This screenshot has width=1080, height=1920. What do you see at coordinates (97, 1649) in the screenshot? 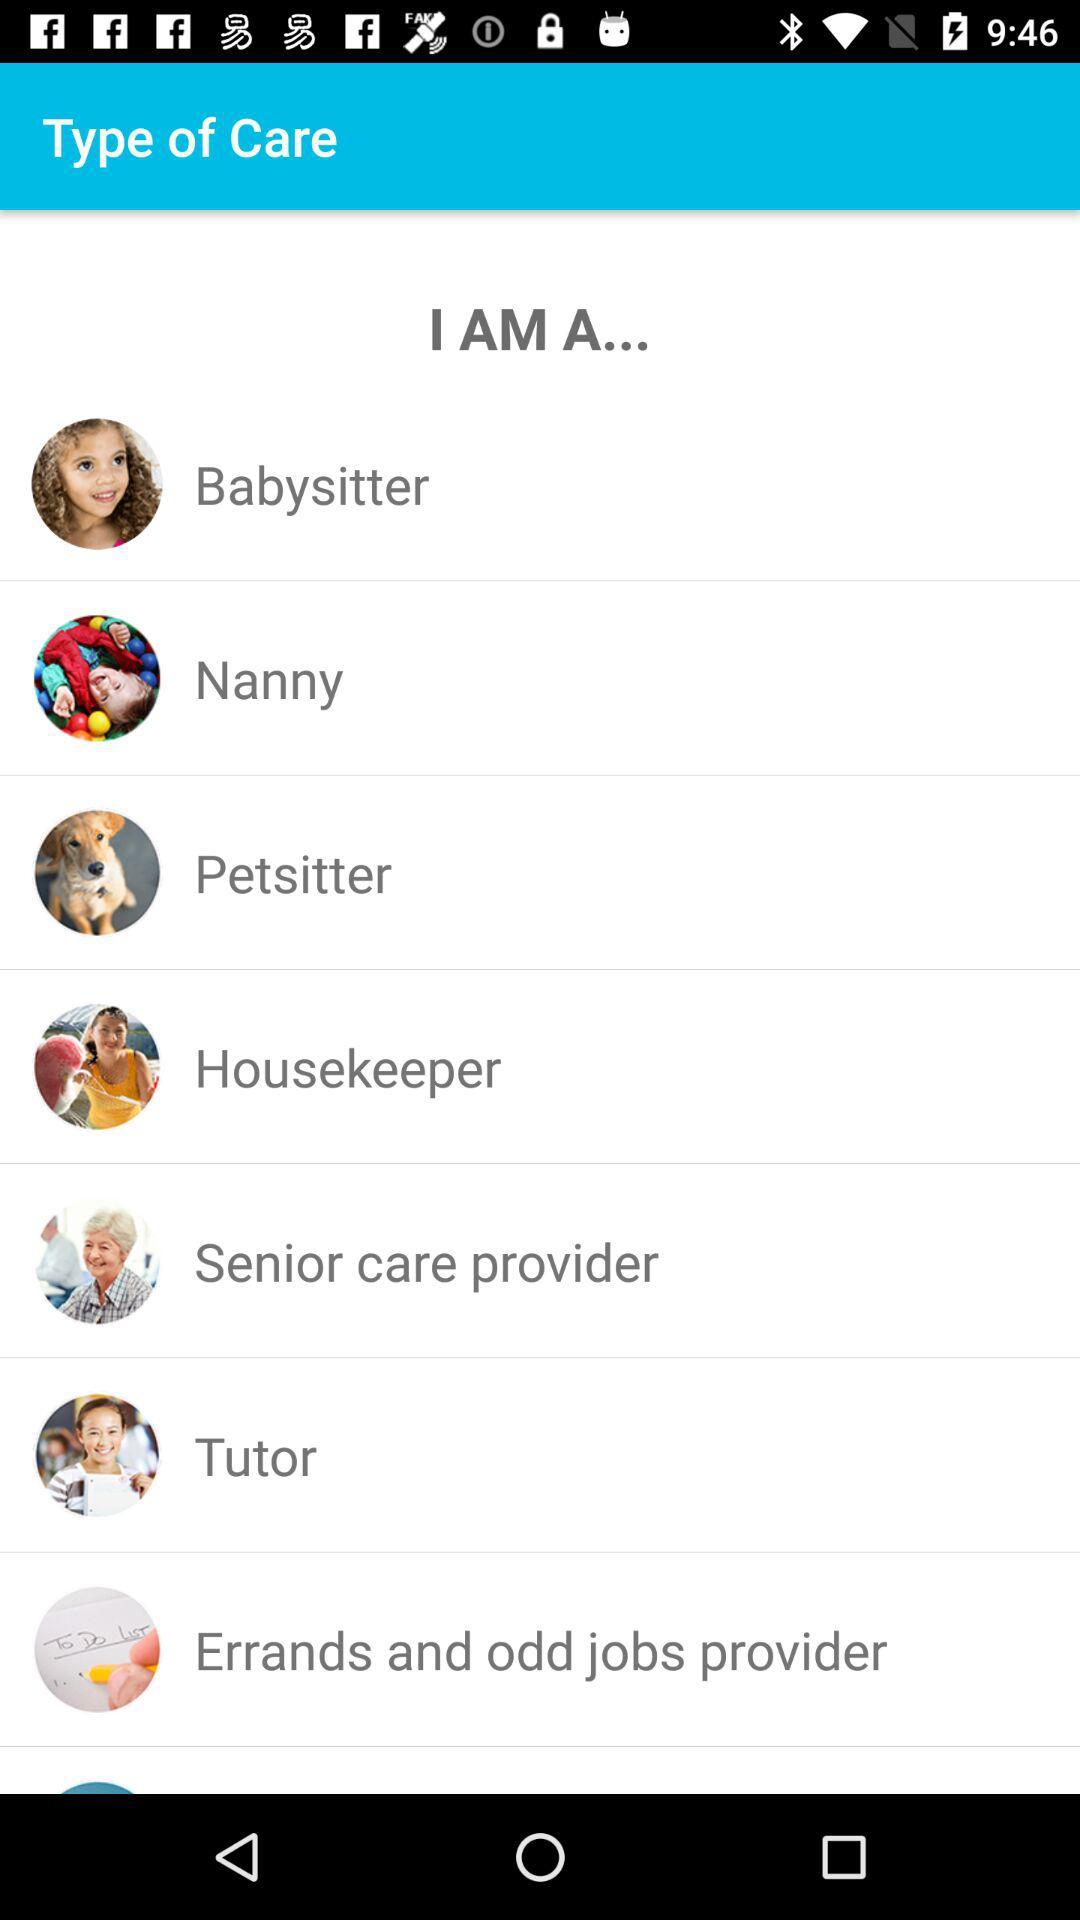
I see `icon in seventh option` at bounding box center [97, 1649].